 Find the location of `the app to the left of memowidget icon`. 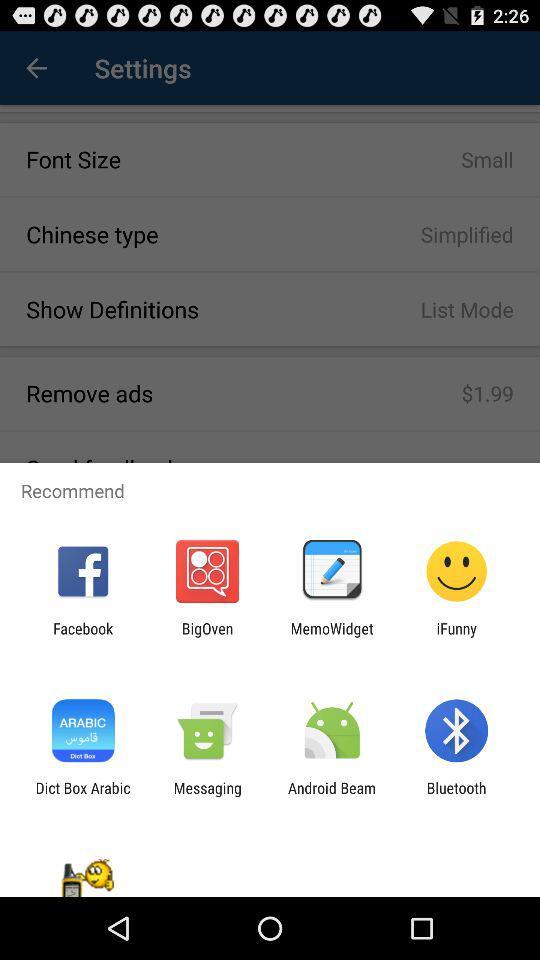

the app to the left of memowidget icon is located at coordinates (206, 636).